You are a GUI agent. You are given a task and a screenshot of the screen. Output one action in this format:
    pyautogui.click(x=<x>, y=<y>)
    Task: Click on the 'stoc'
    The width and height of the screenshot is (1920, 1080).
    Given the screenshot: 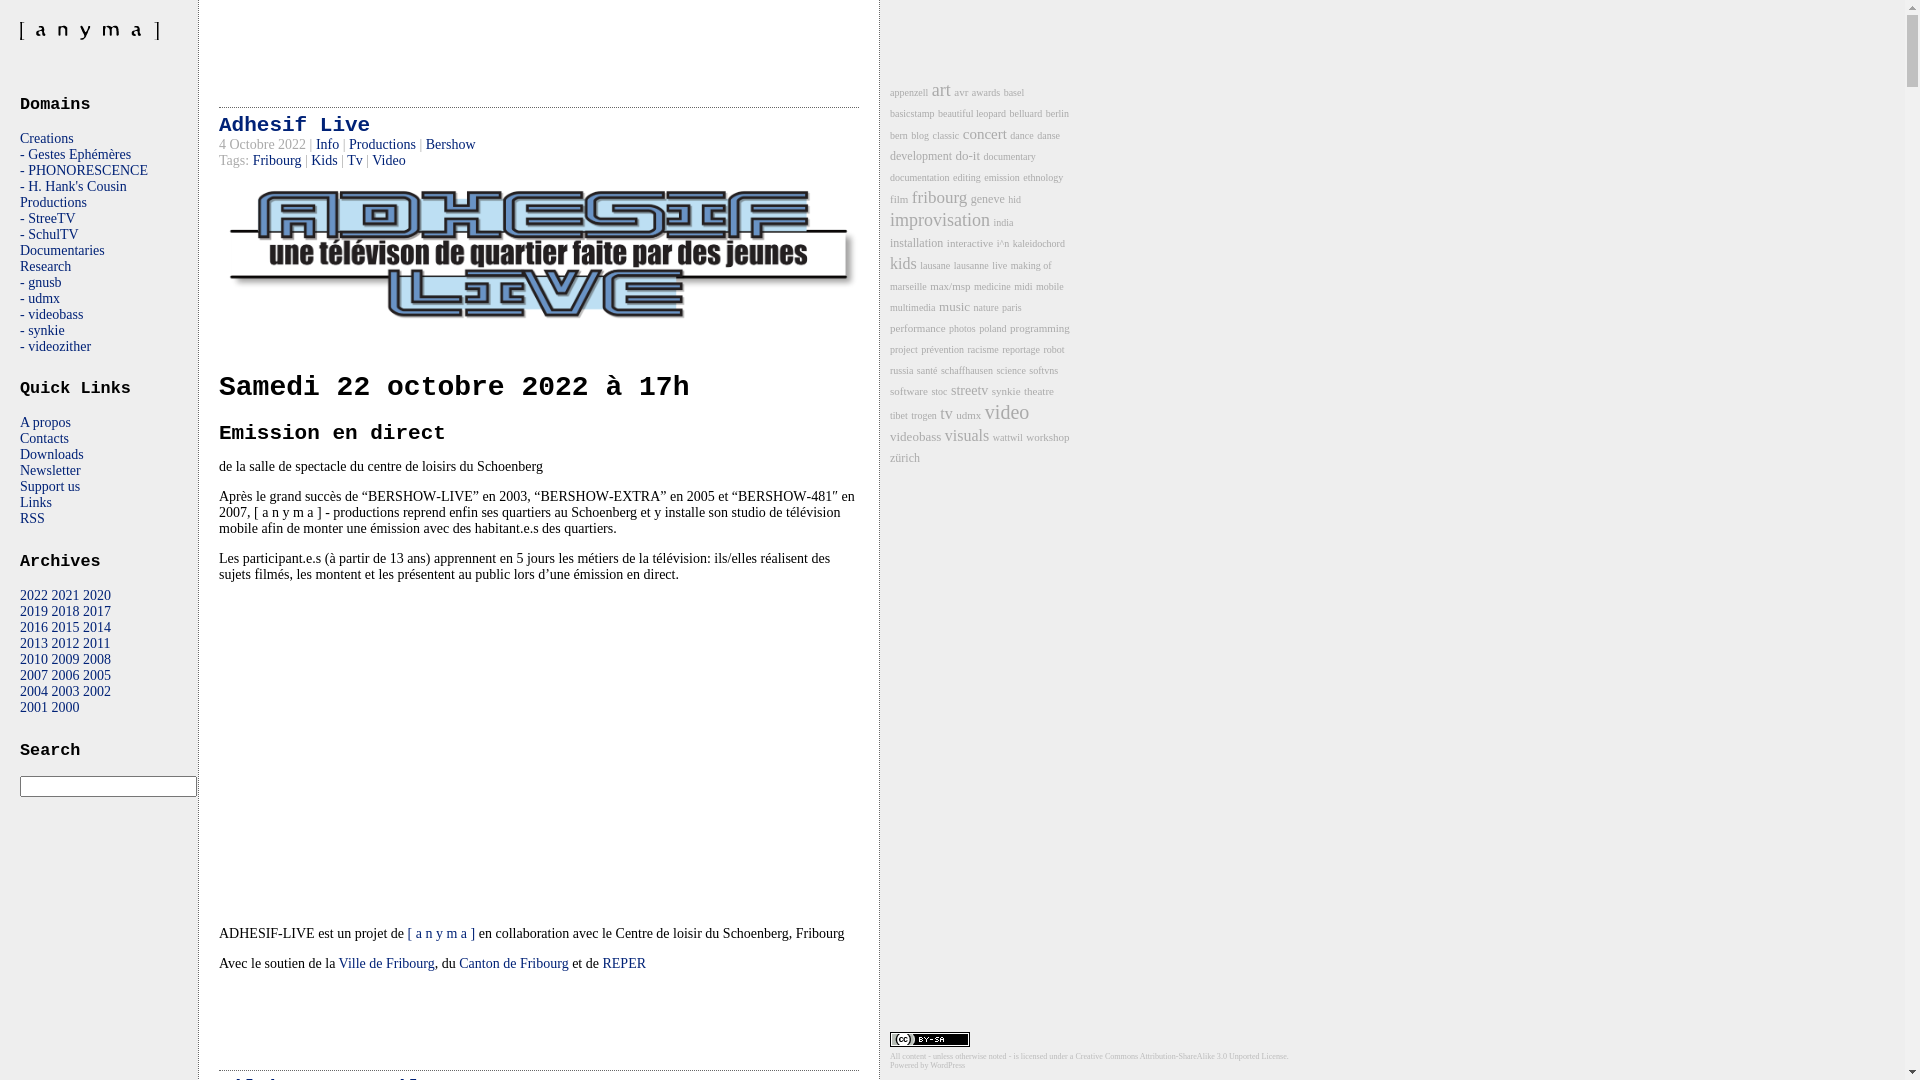 What is the action you would take?
    pyautogui.click(x=938, y=391)
    